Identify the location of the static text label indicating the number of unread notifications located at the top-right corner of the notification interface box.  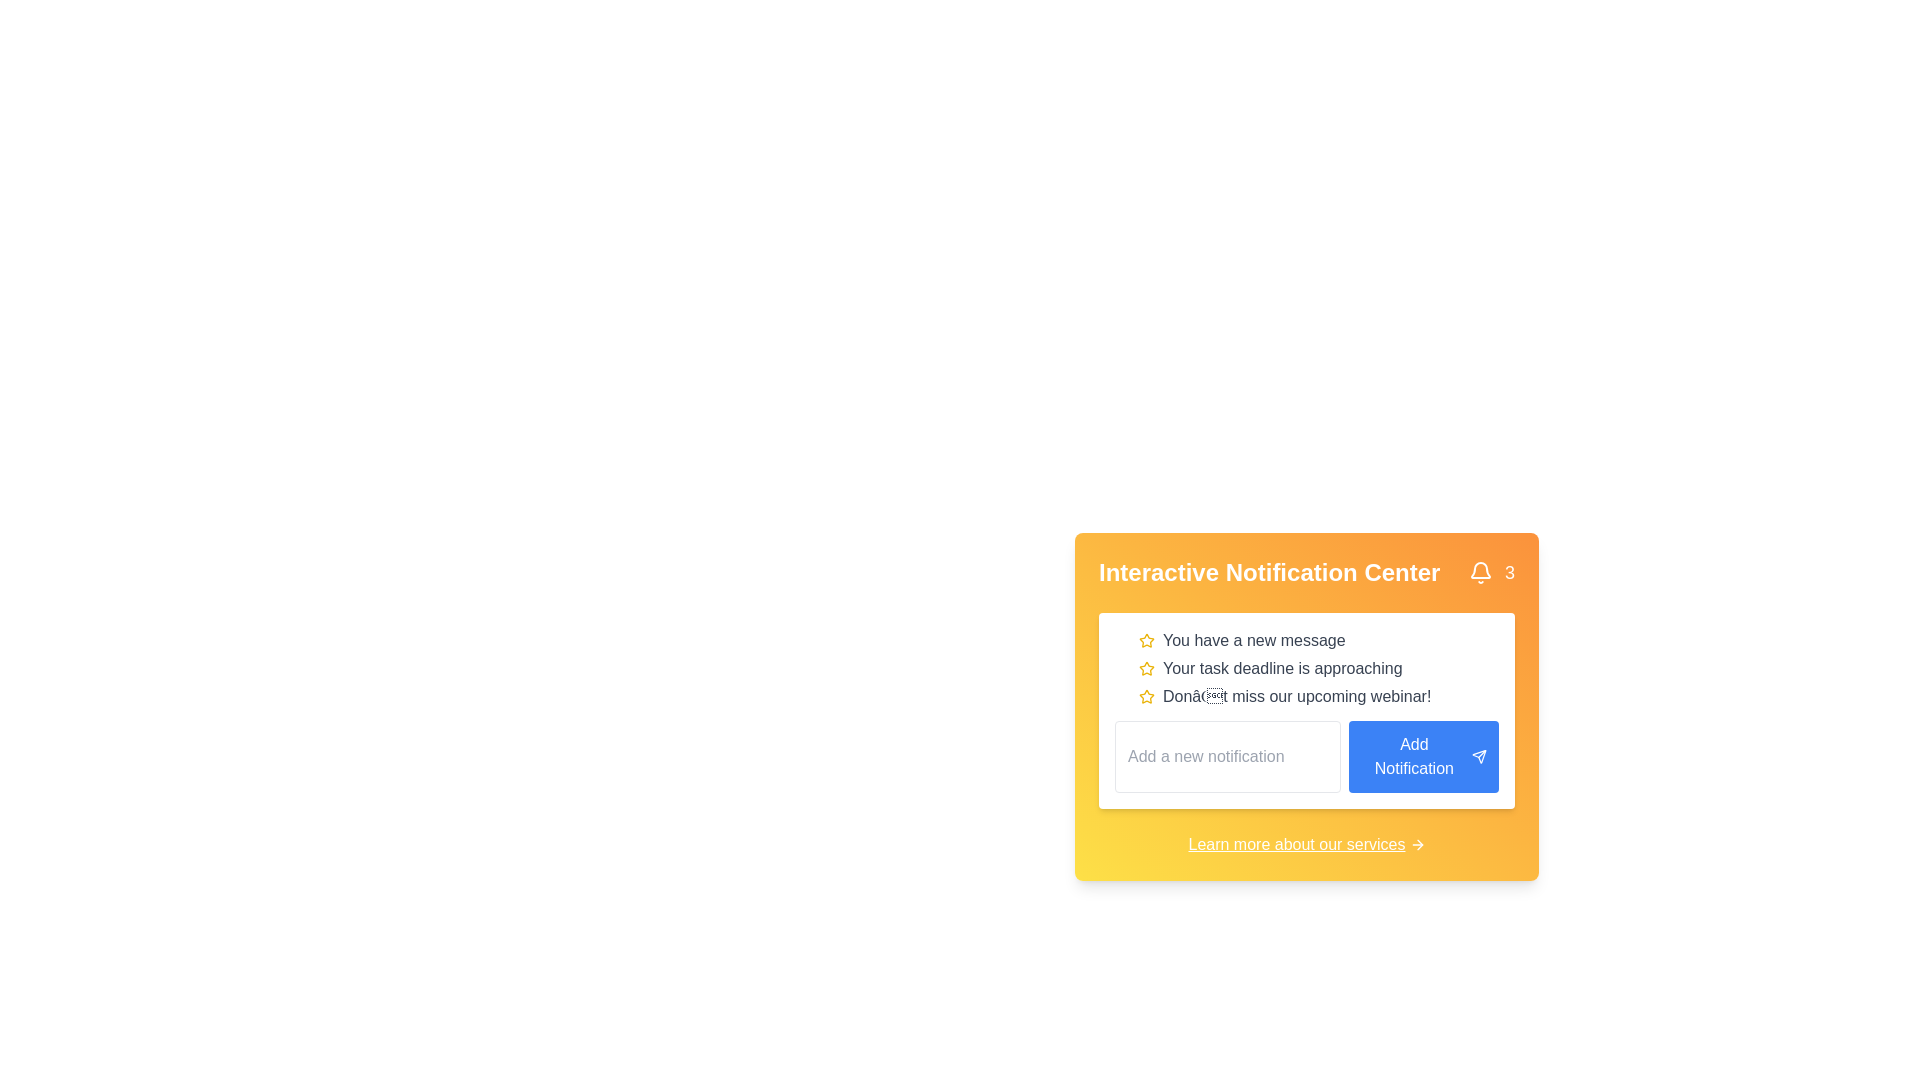
(1510, 573).